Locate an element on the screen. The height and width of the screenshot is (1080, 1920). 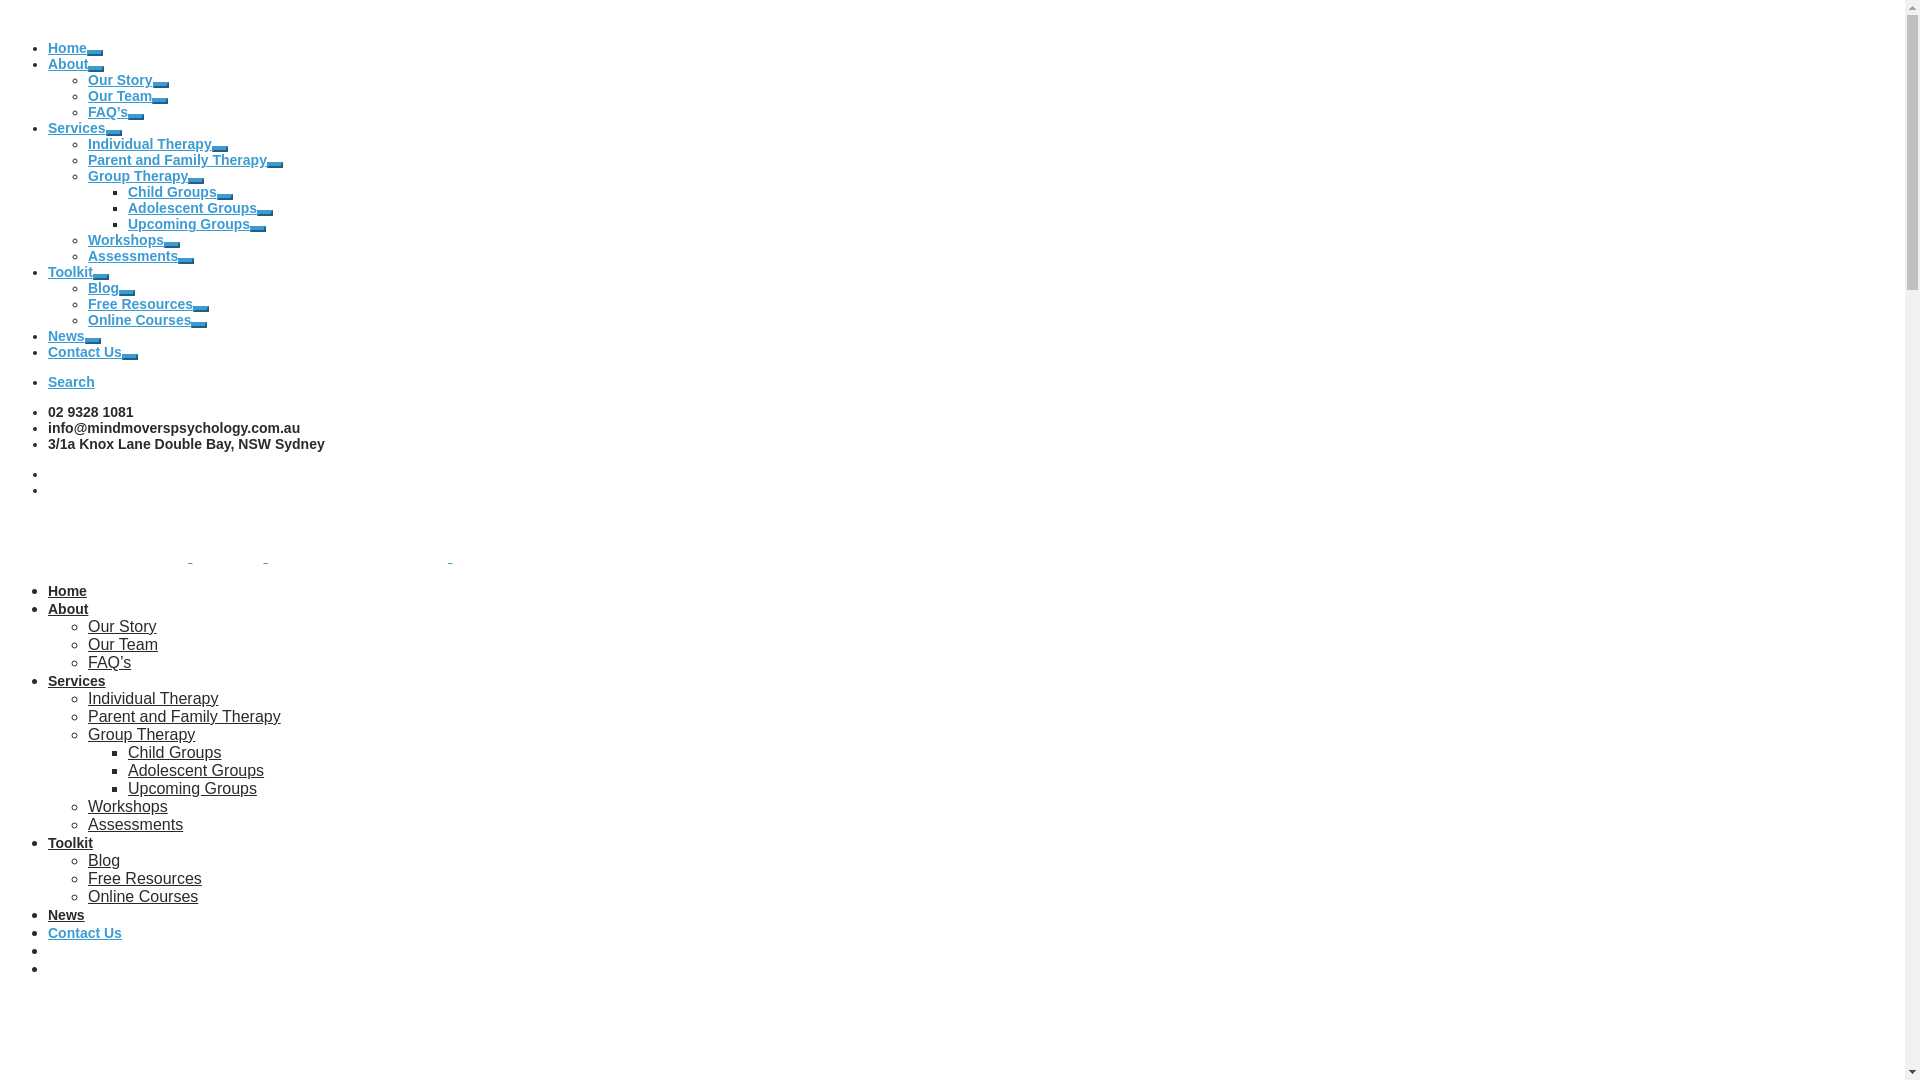
'Workshops' is located at coordinates (124, 238).